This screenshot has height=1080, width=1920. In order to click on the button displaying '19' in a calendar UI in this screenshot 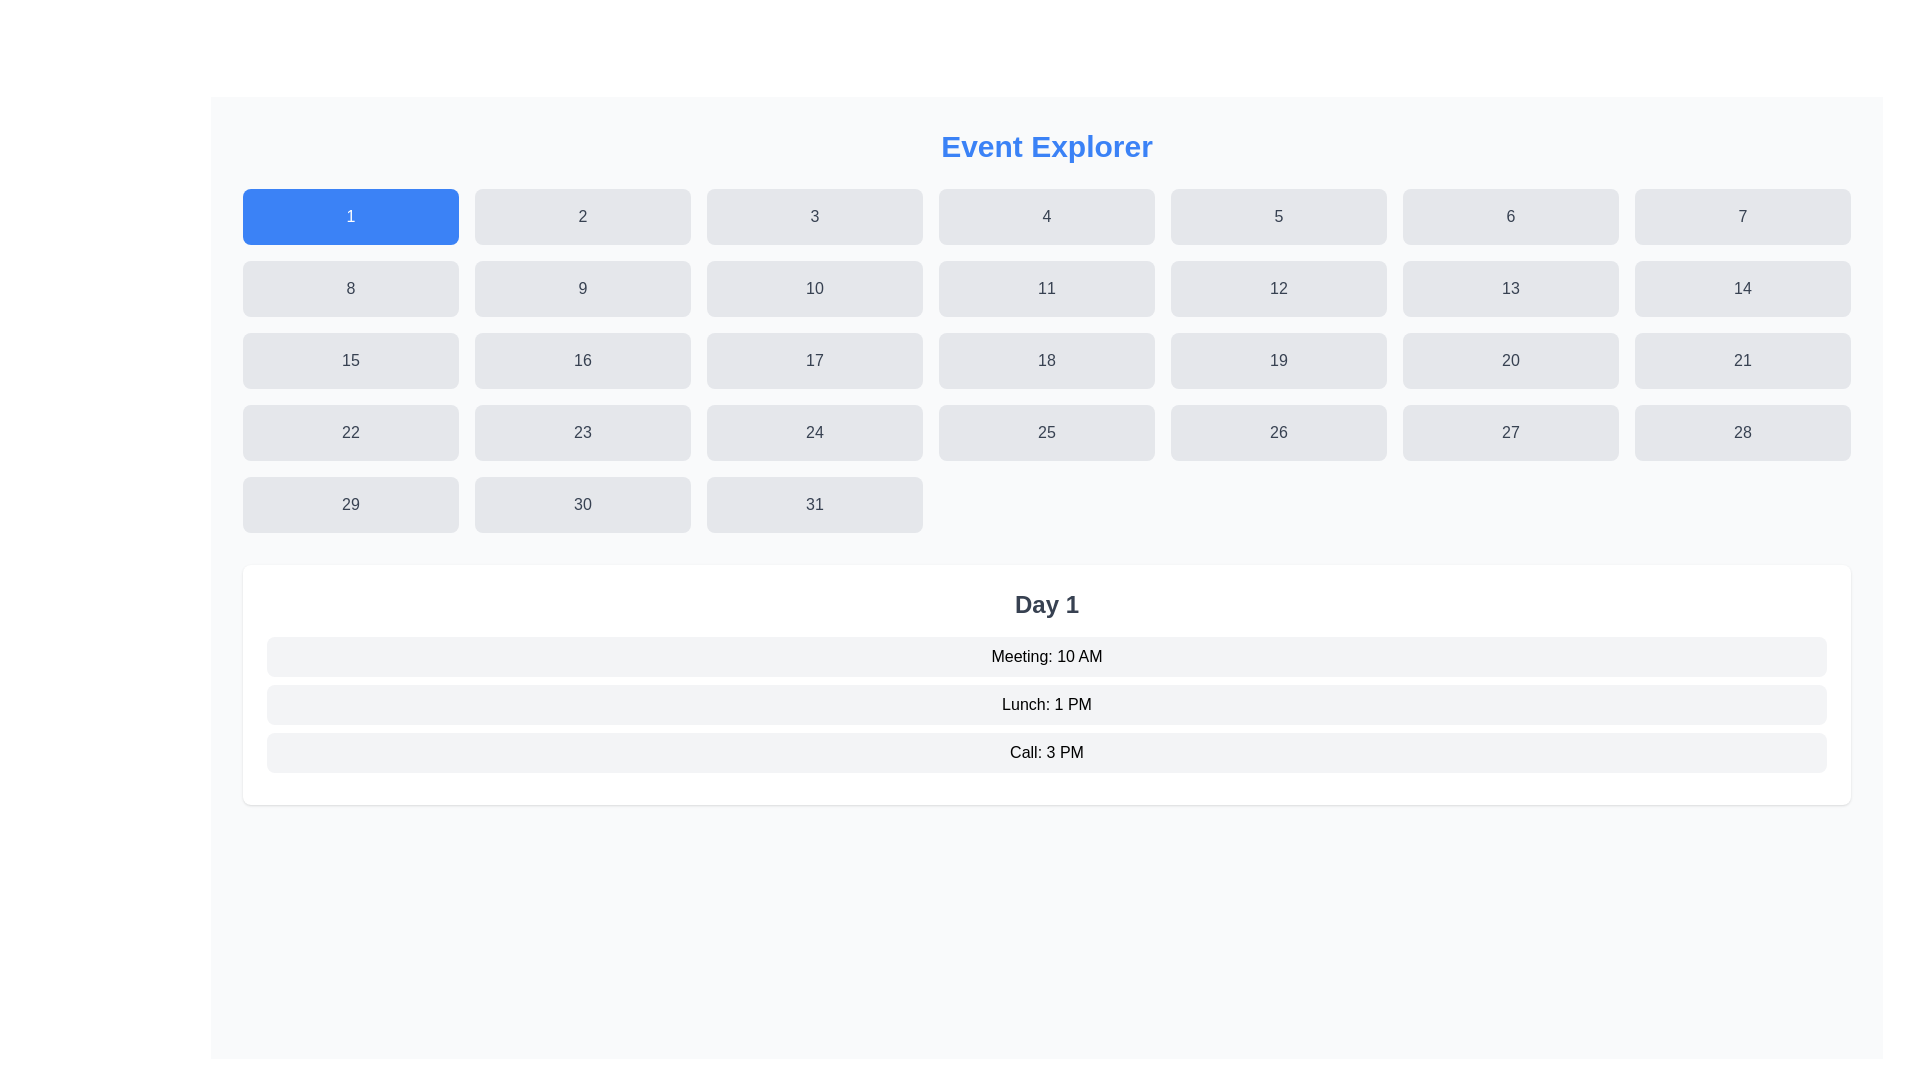, I will do `click(1277, 361)`.